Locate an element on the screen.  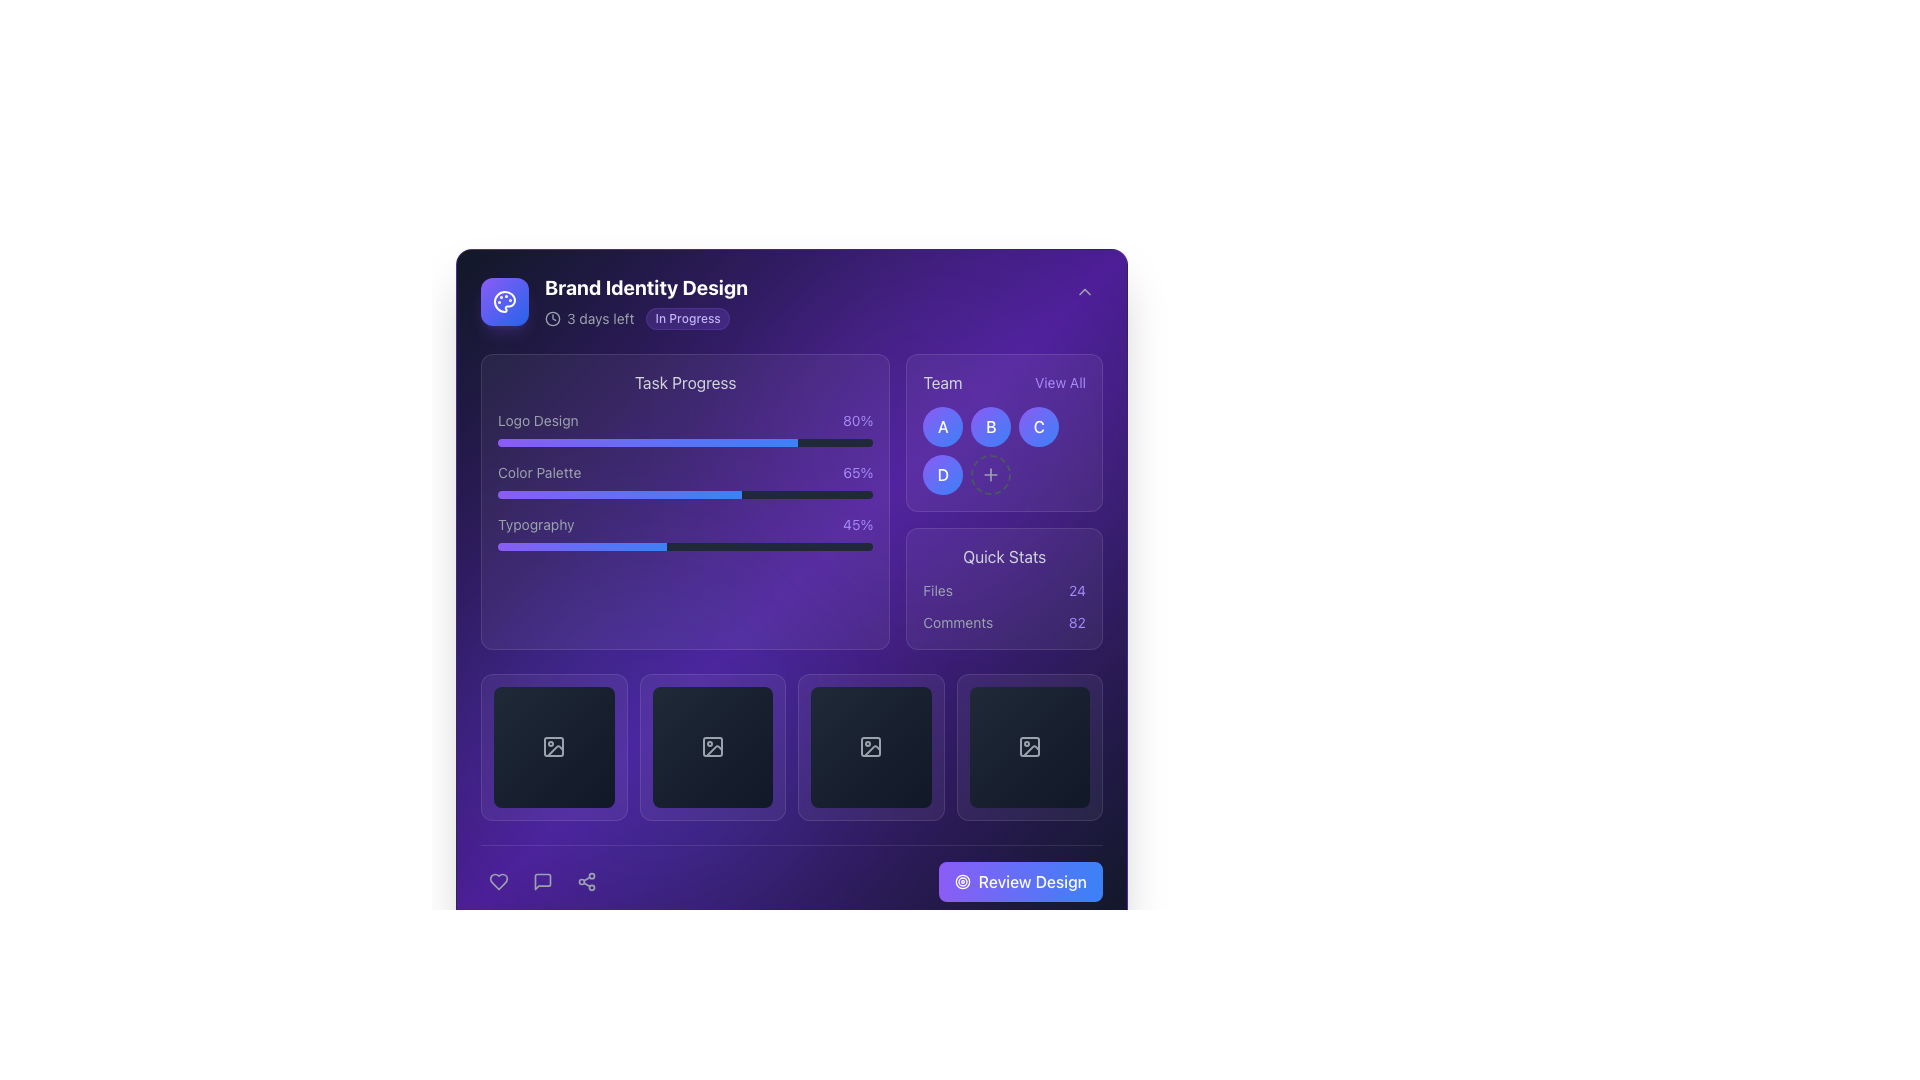
the third SVG icon representing an image at the bottom of the card is located at coordinates (871, 747).